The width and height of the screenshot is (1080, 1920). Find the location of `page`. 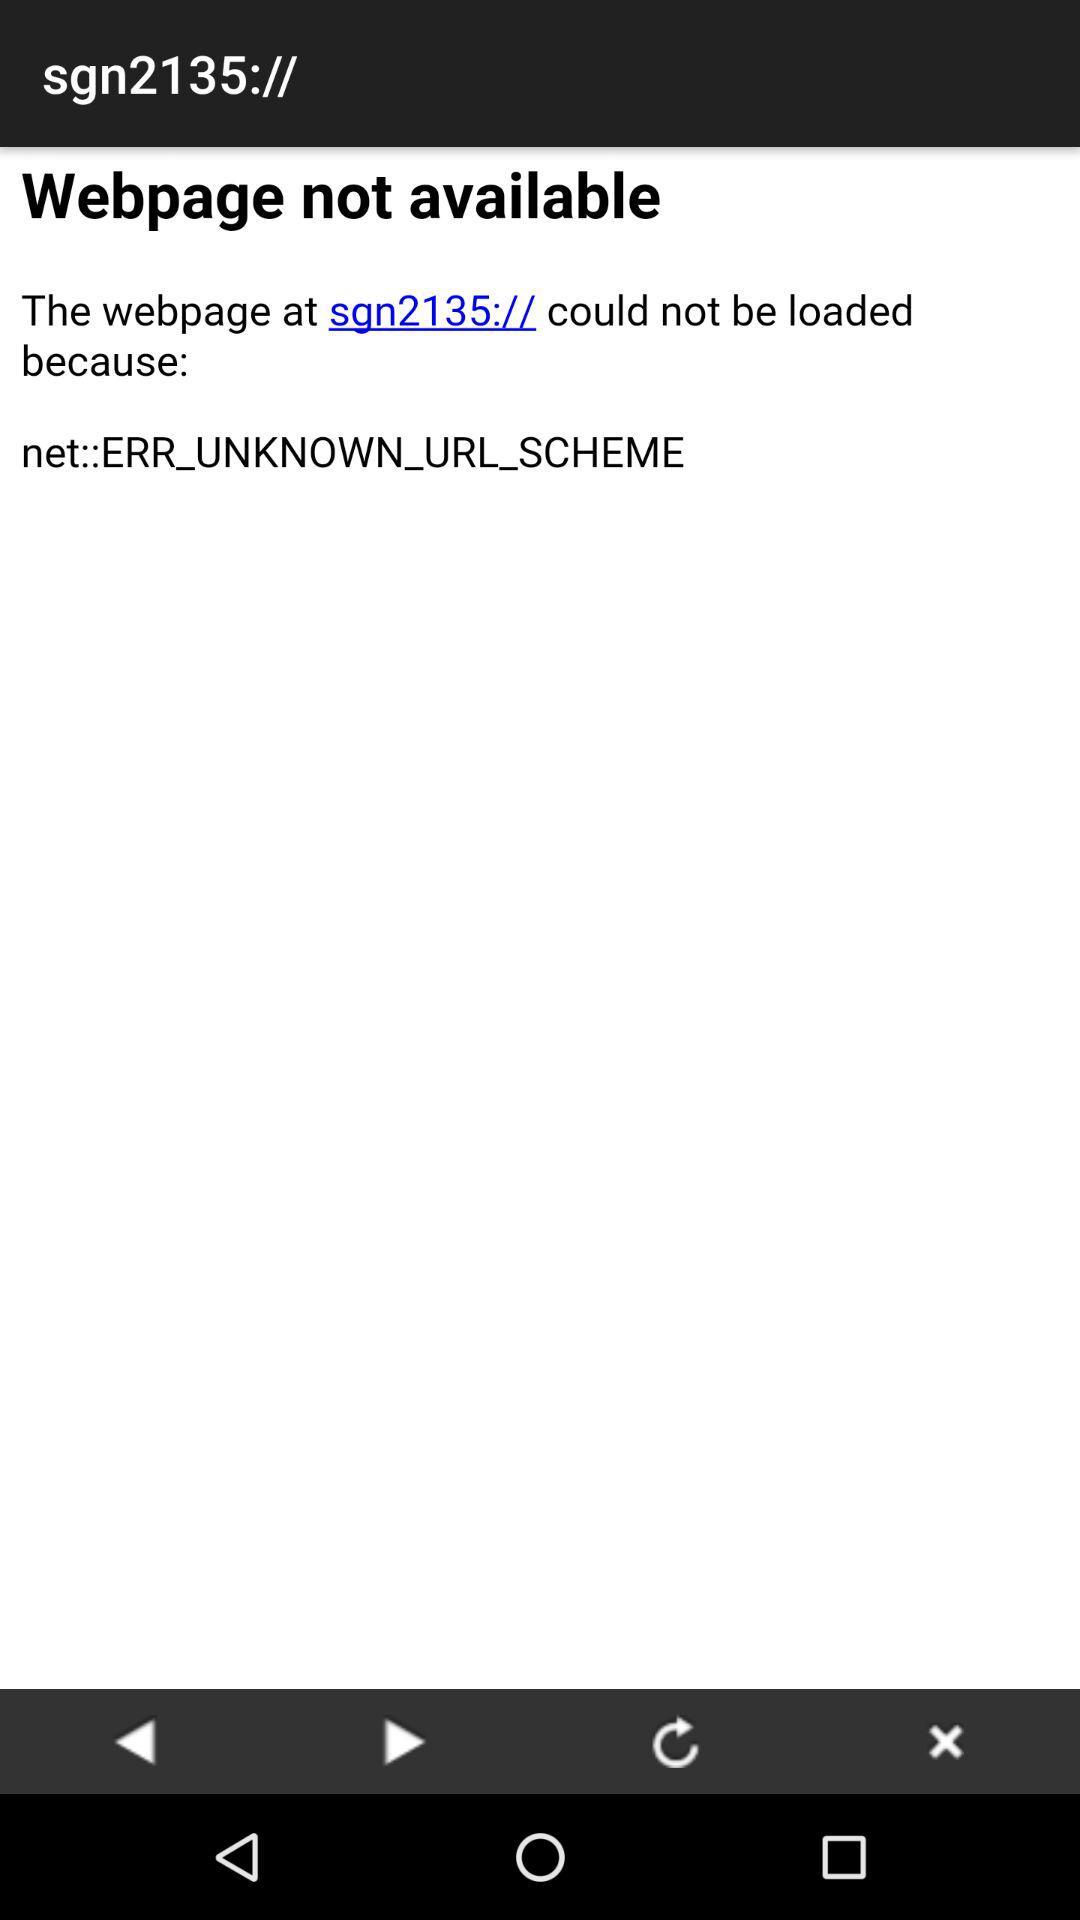

page is located at coordinates (945, 1740).